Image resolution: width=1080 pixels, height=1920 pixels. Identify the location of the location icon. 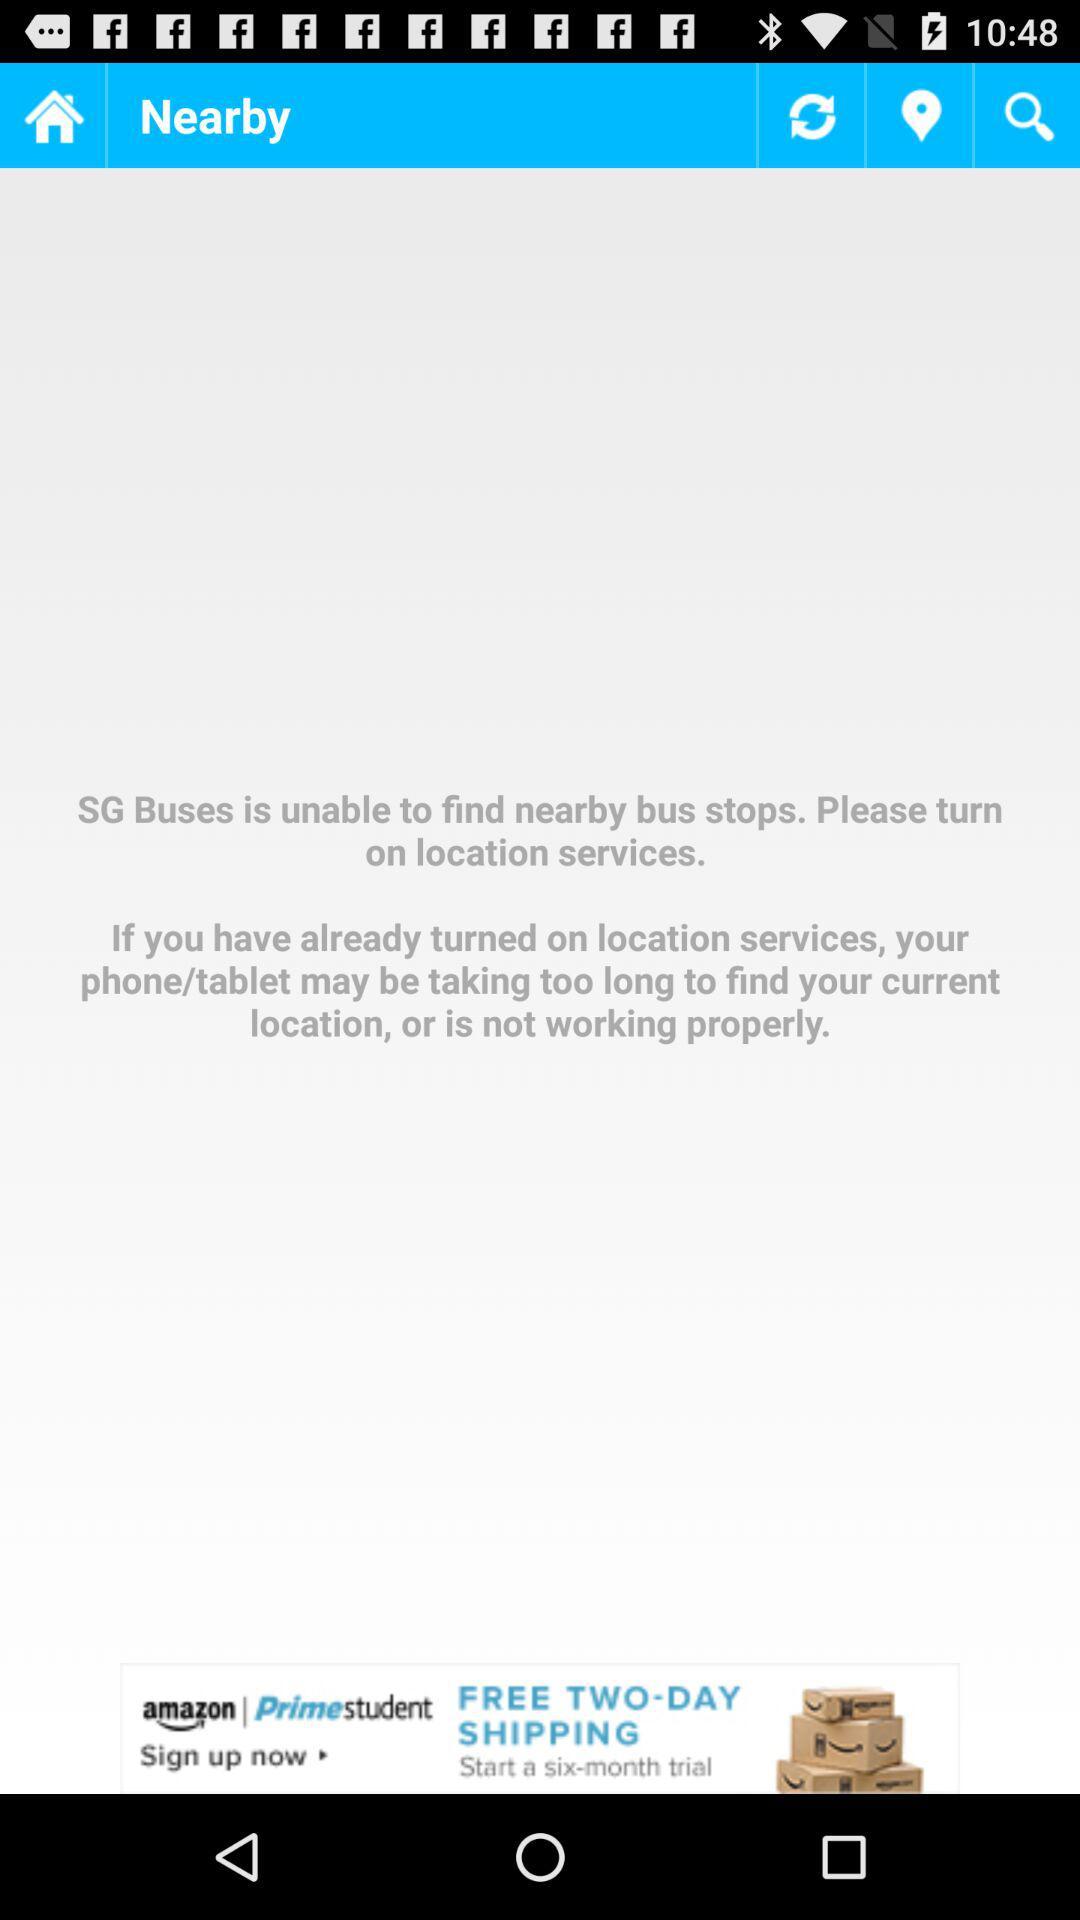
(919, 122).